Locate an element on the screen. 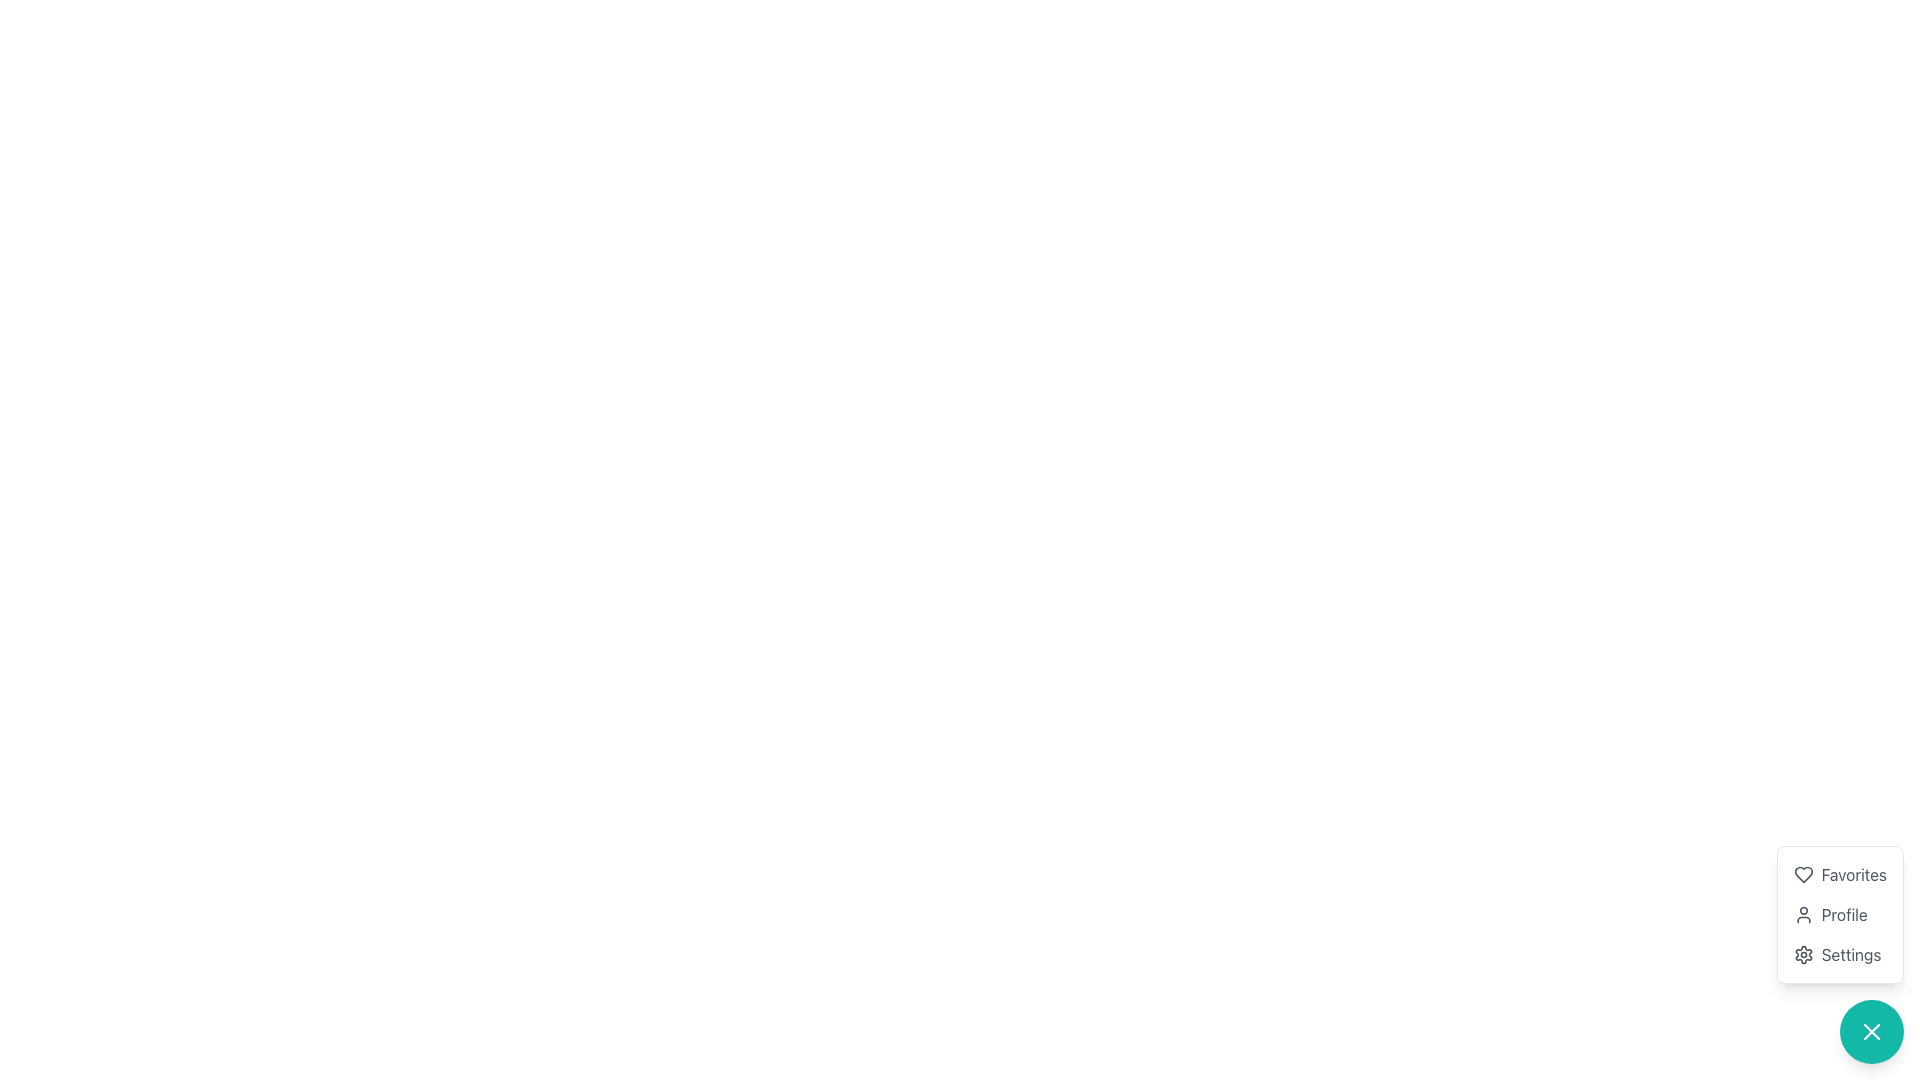 This screenshot has width=1920, height=1080. the heart-shaped icon, which is styled in line art and is located to the left of the 'Favorites' text in the bottom-right corner of the interface is located at coordinates (1803, 874).